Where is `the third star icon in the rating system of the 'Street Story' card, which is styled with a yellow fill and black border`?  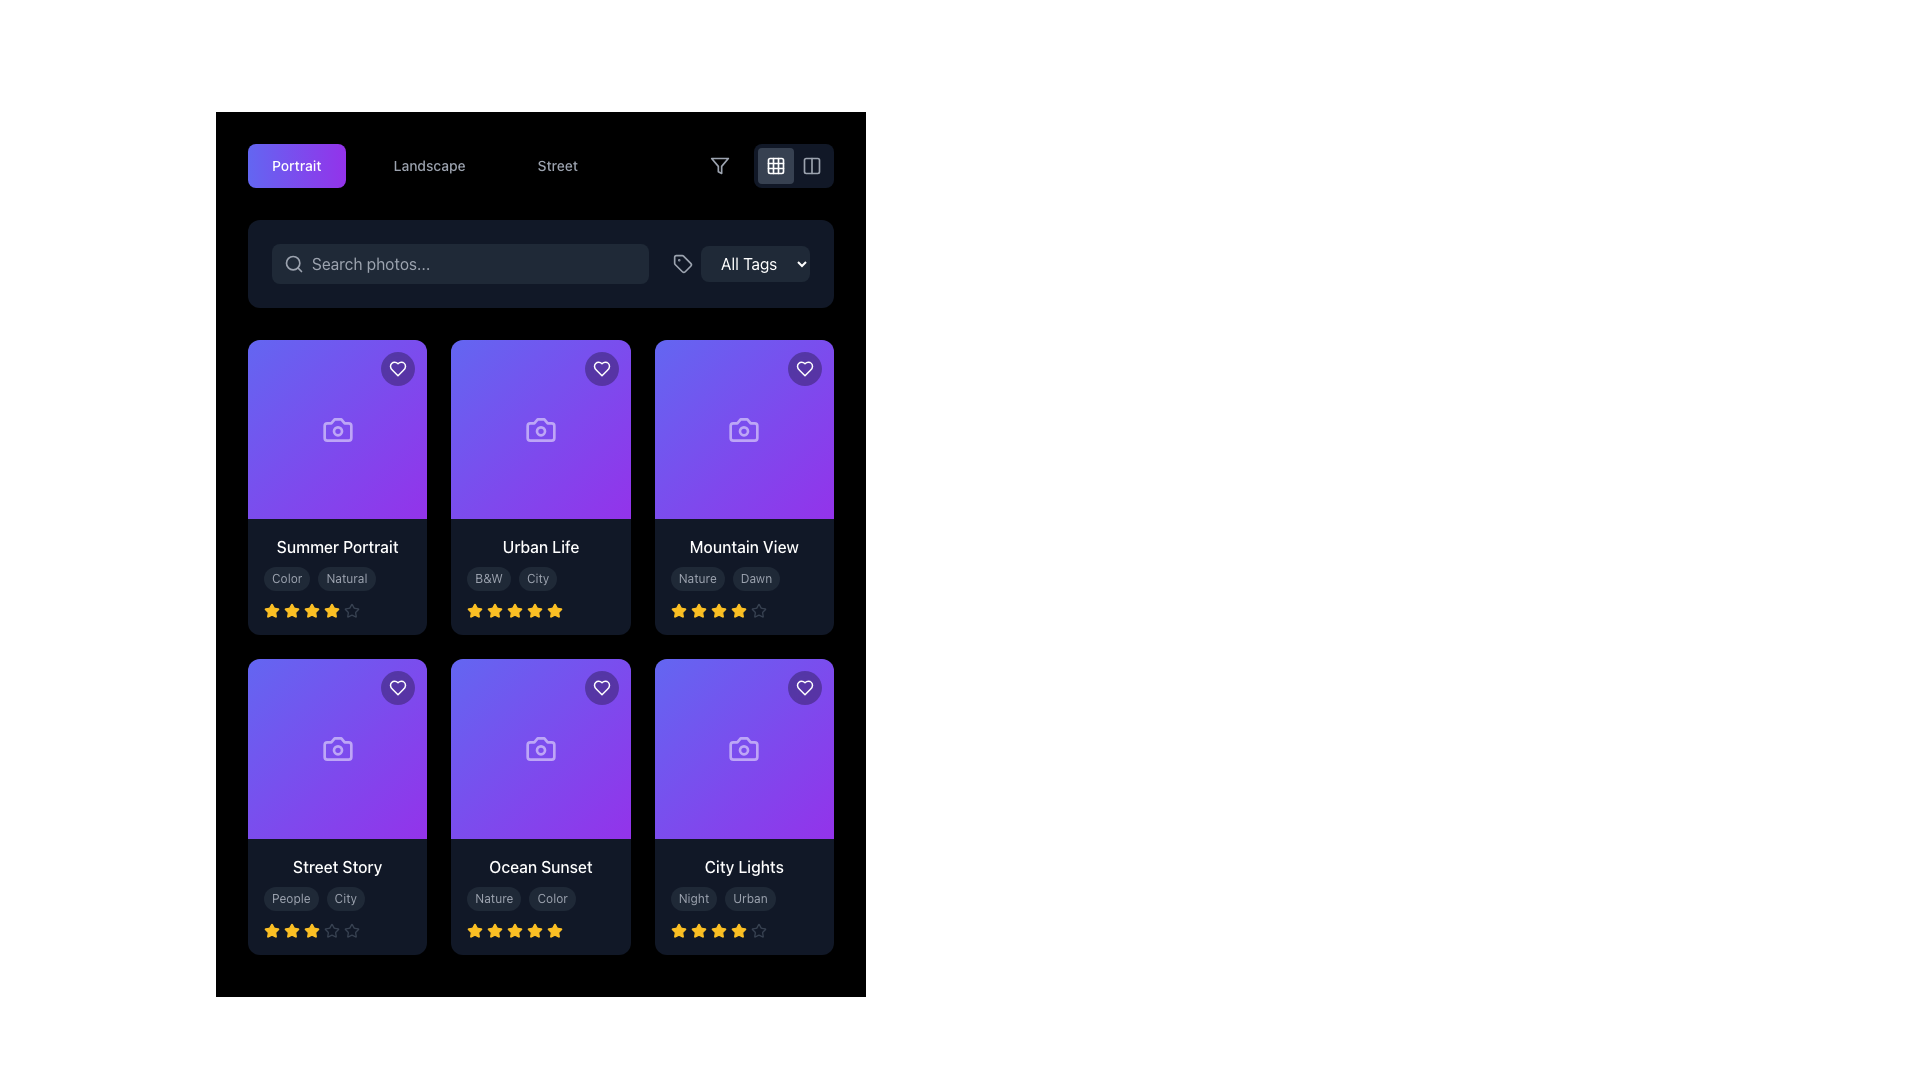 the third star icon in the rating system of the 'Street Story' card, which is styled with a yellow fill and black border is located at coordinates (291, 929).